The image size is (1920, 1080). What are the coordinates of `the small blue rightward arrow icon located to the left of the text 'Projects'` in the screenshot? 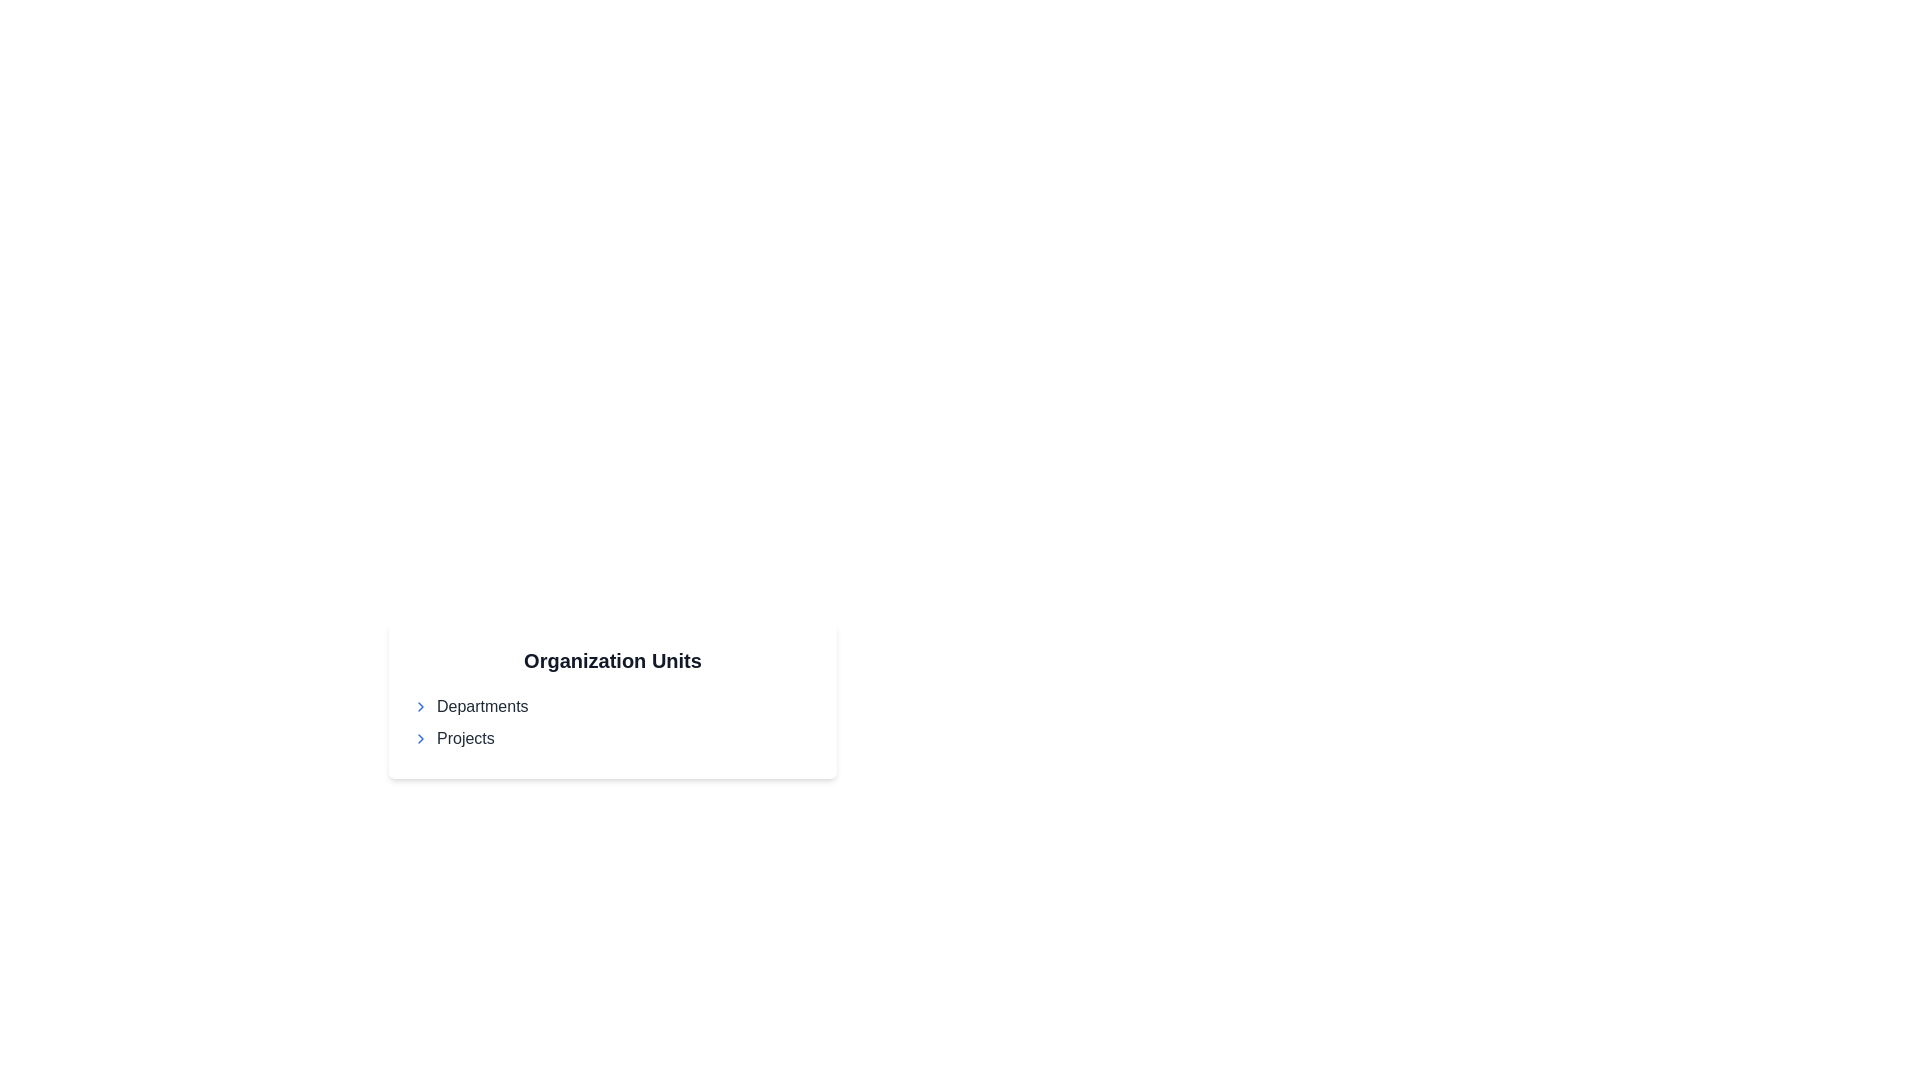 It's located at (420, 739).